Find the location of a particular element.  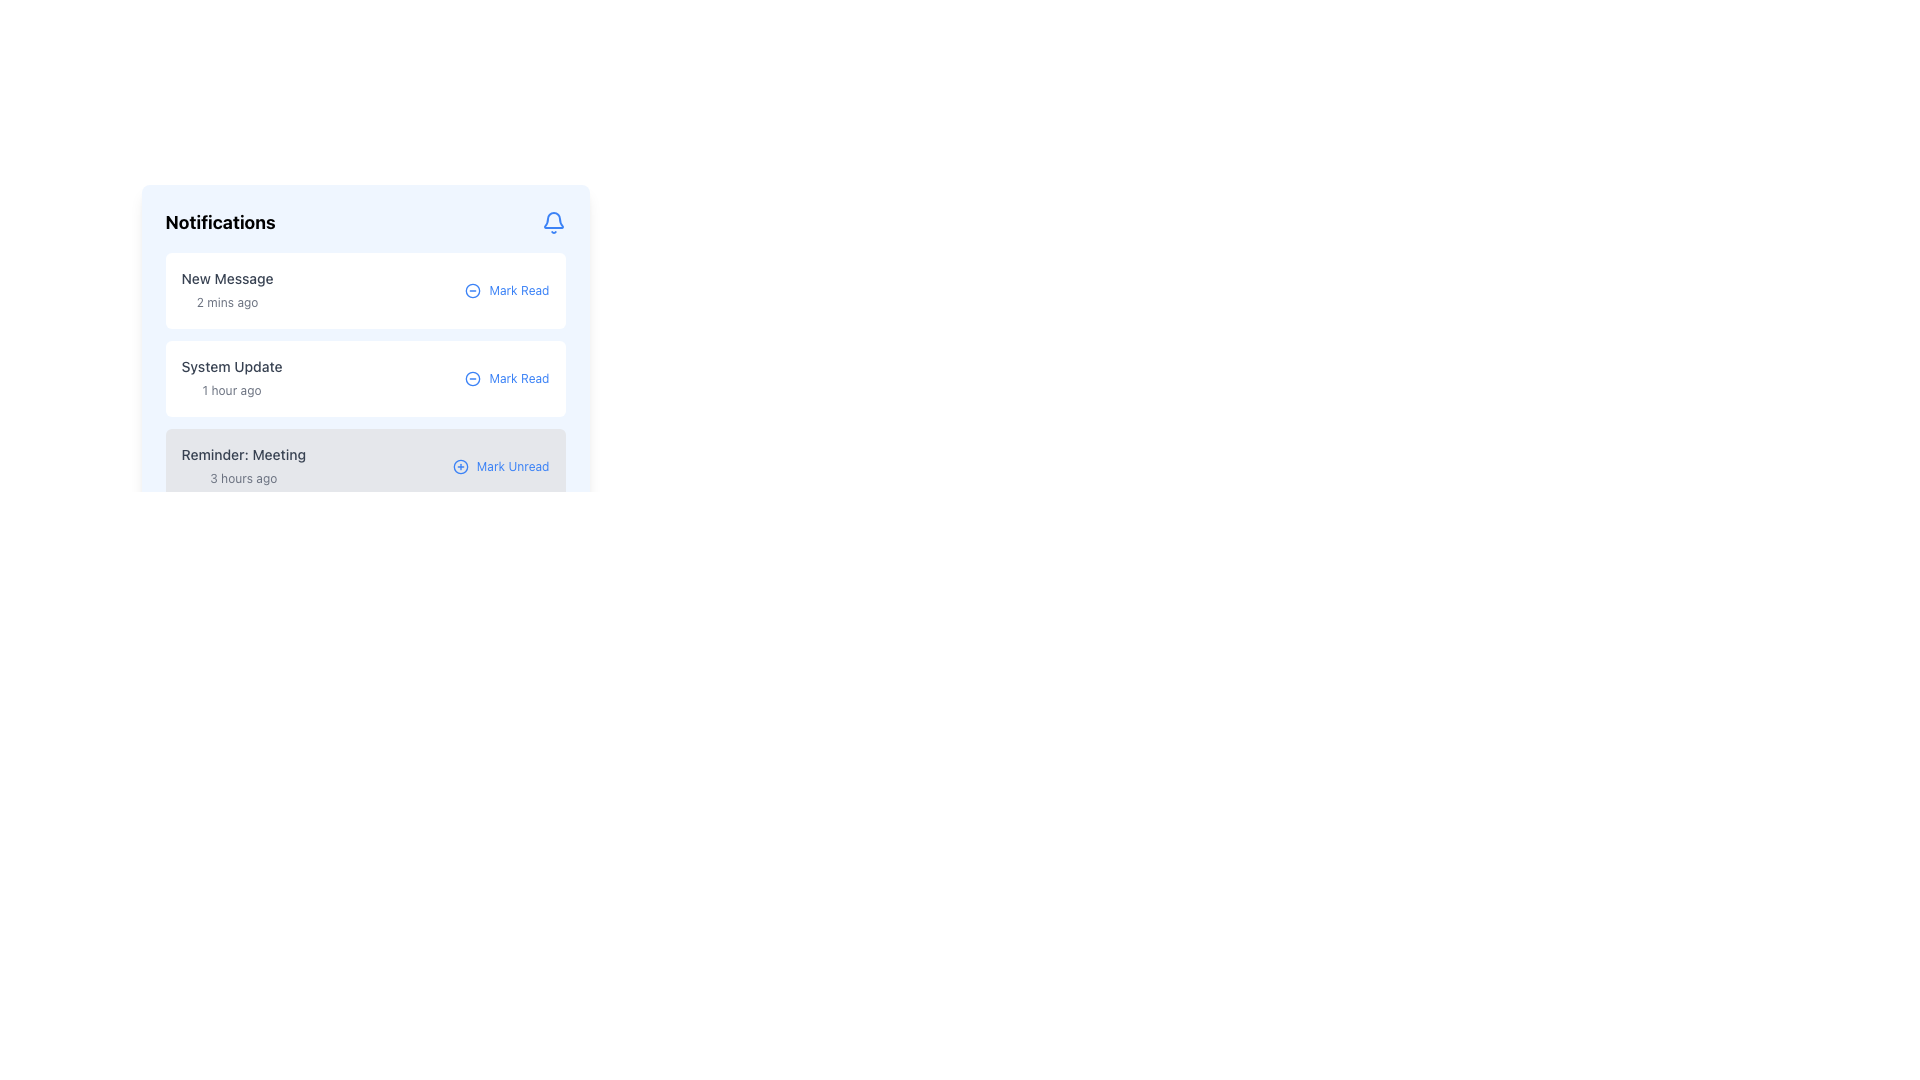

the text label displaying the time duration '3 hours ago', which is located below the 'Reminder: Meeting' text within the notification card is located at coordinates (242, 478).